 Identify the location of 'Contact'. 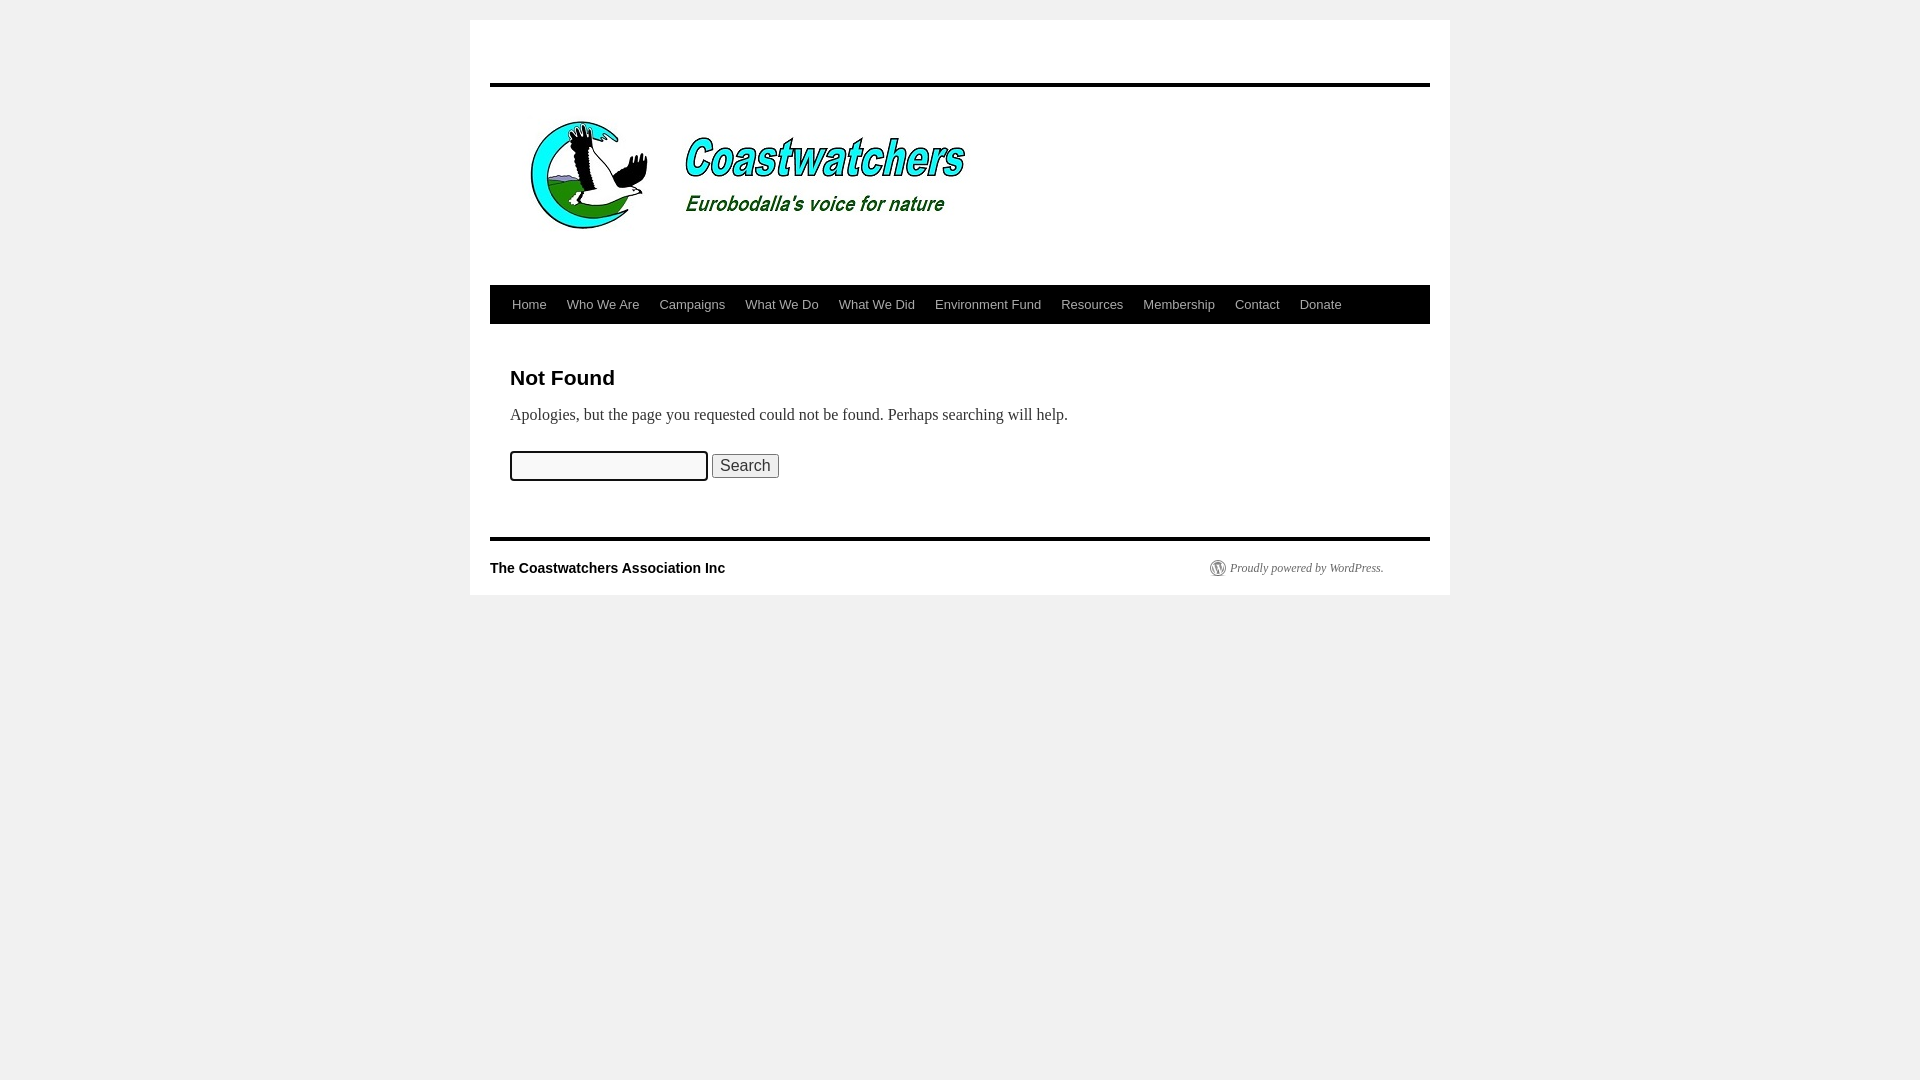
(1256, 304).